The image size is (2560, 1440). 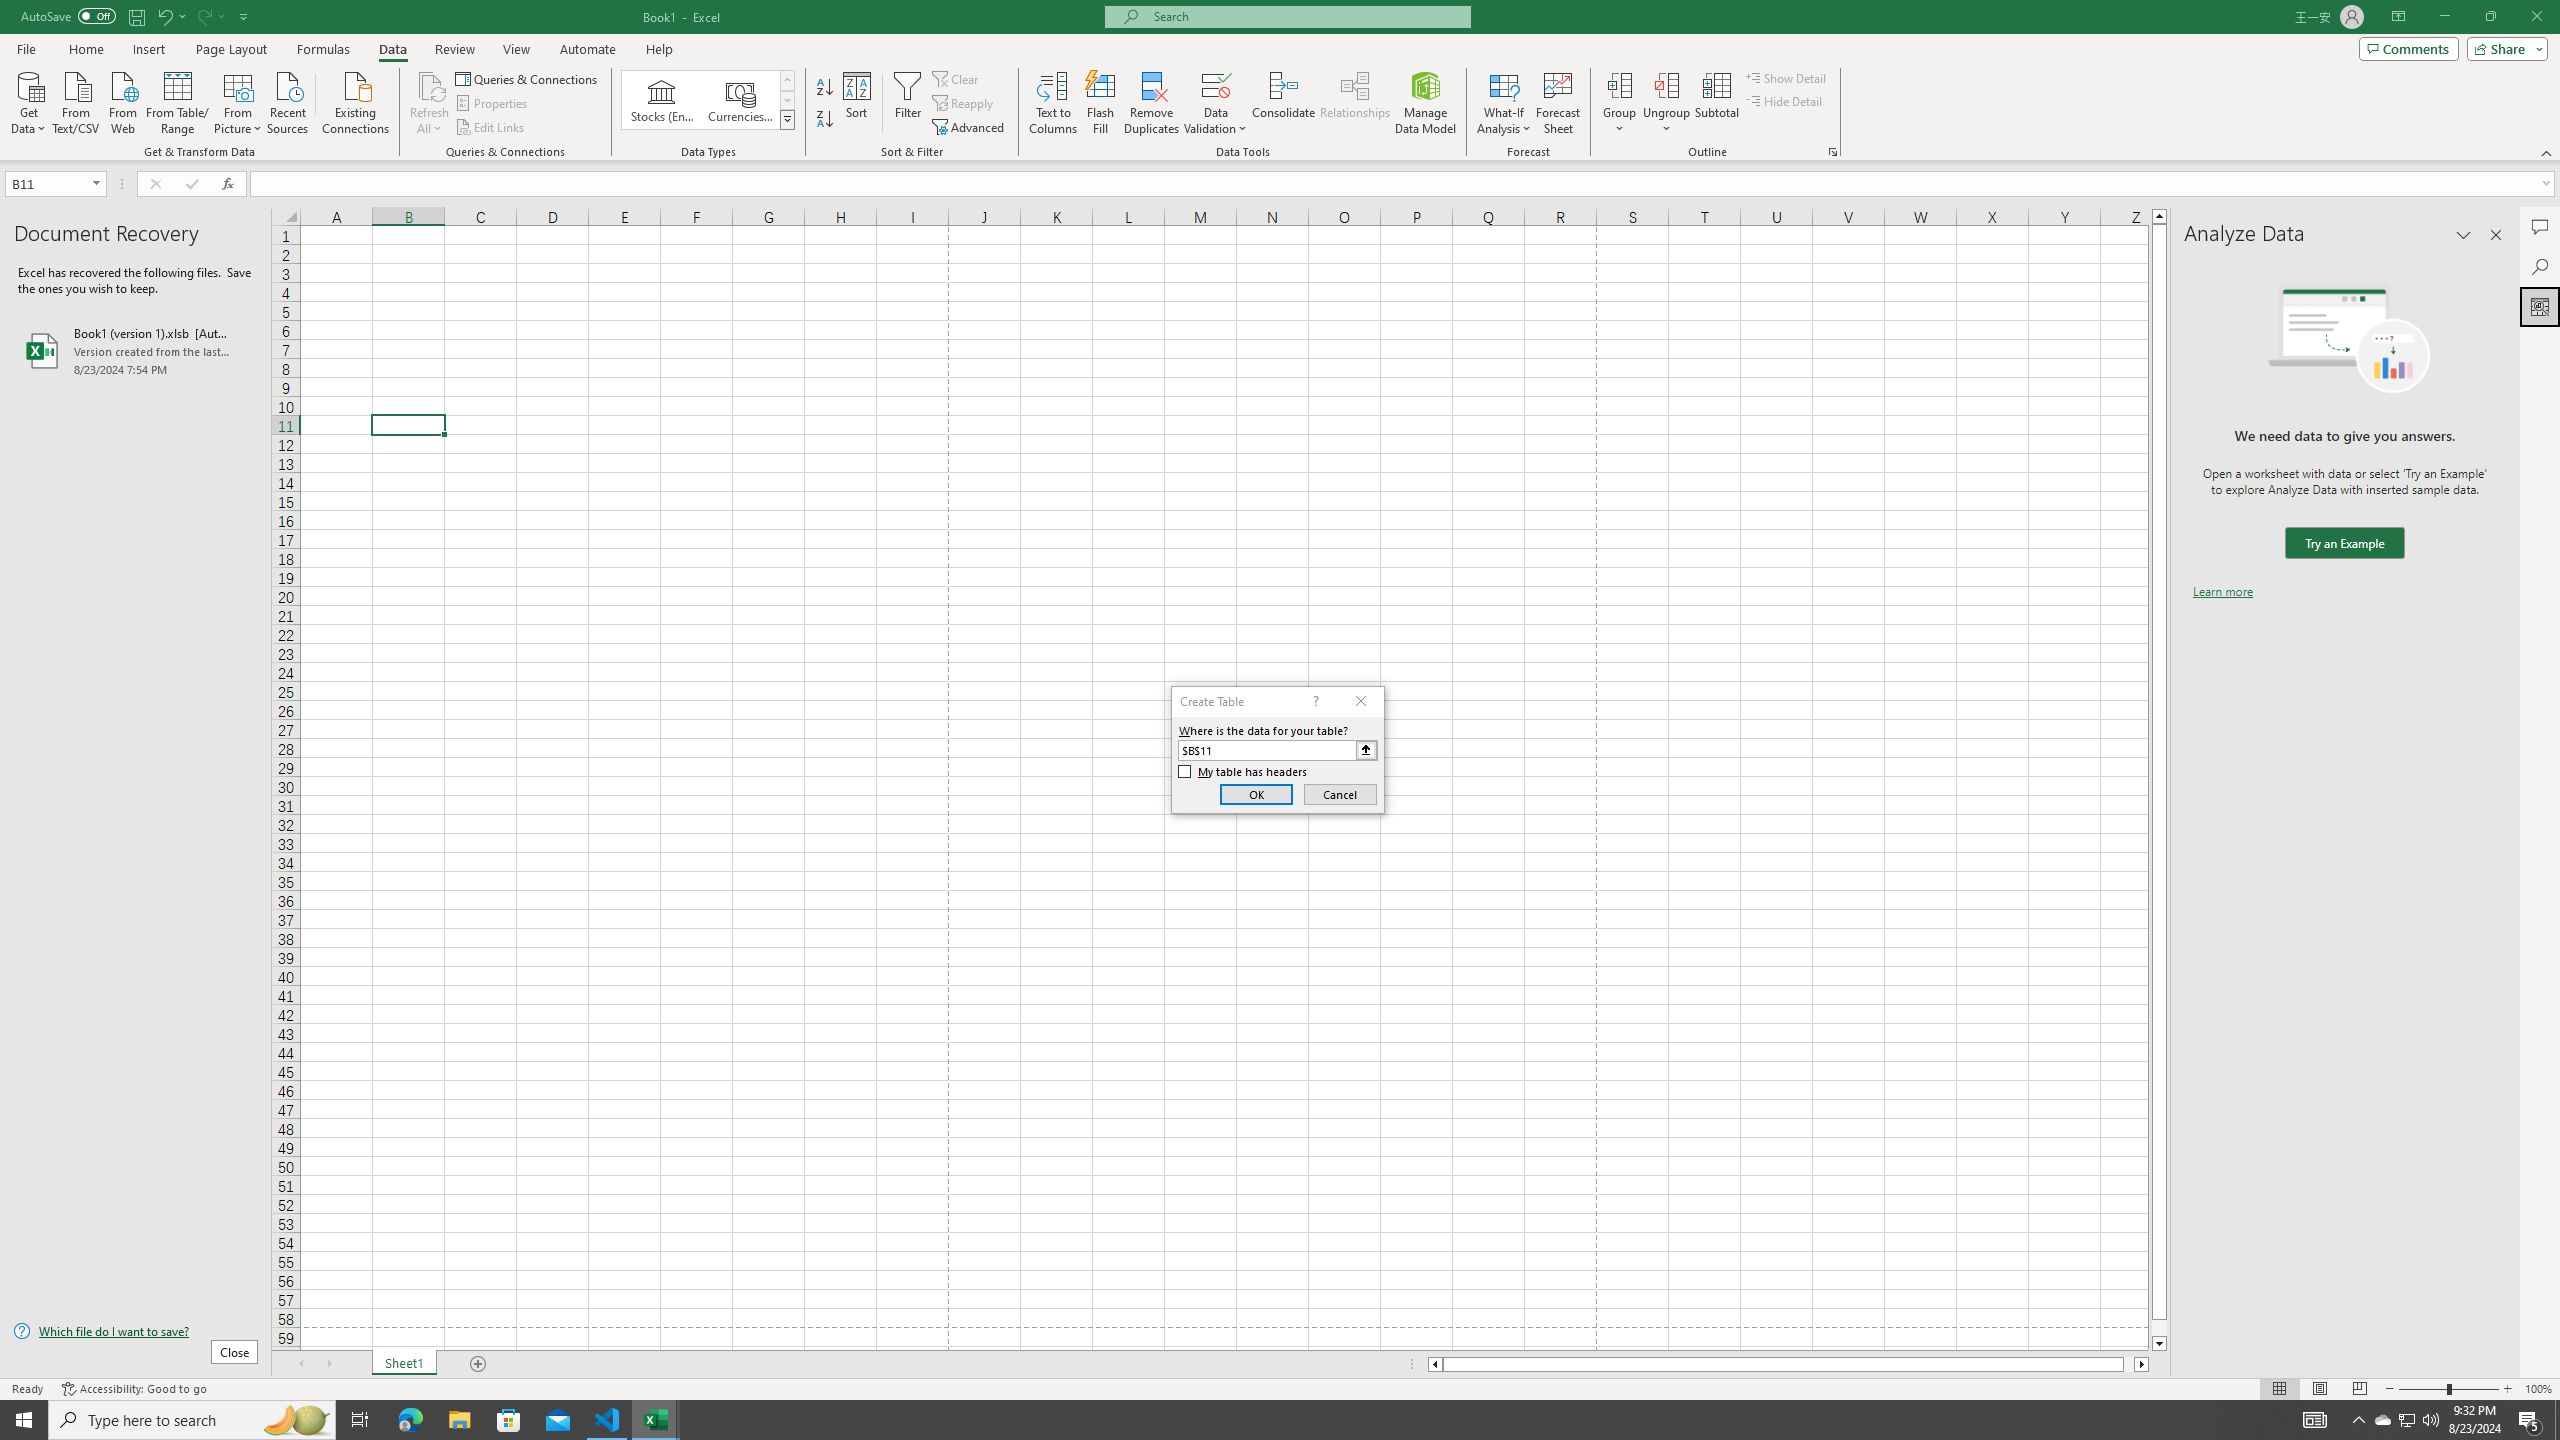 I want to click on 'Which file do I want to save?', so click(x=134, y=1332).